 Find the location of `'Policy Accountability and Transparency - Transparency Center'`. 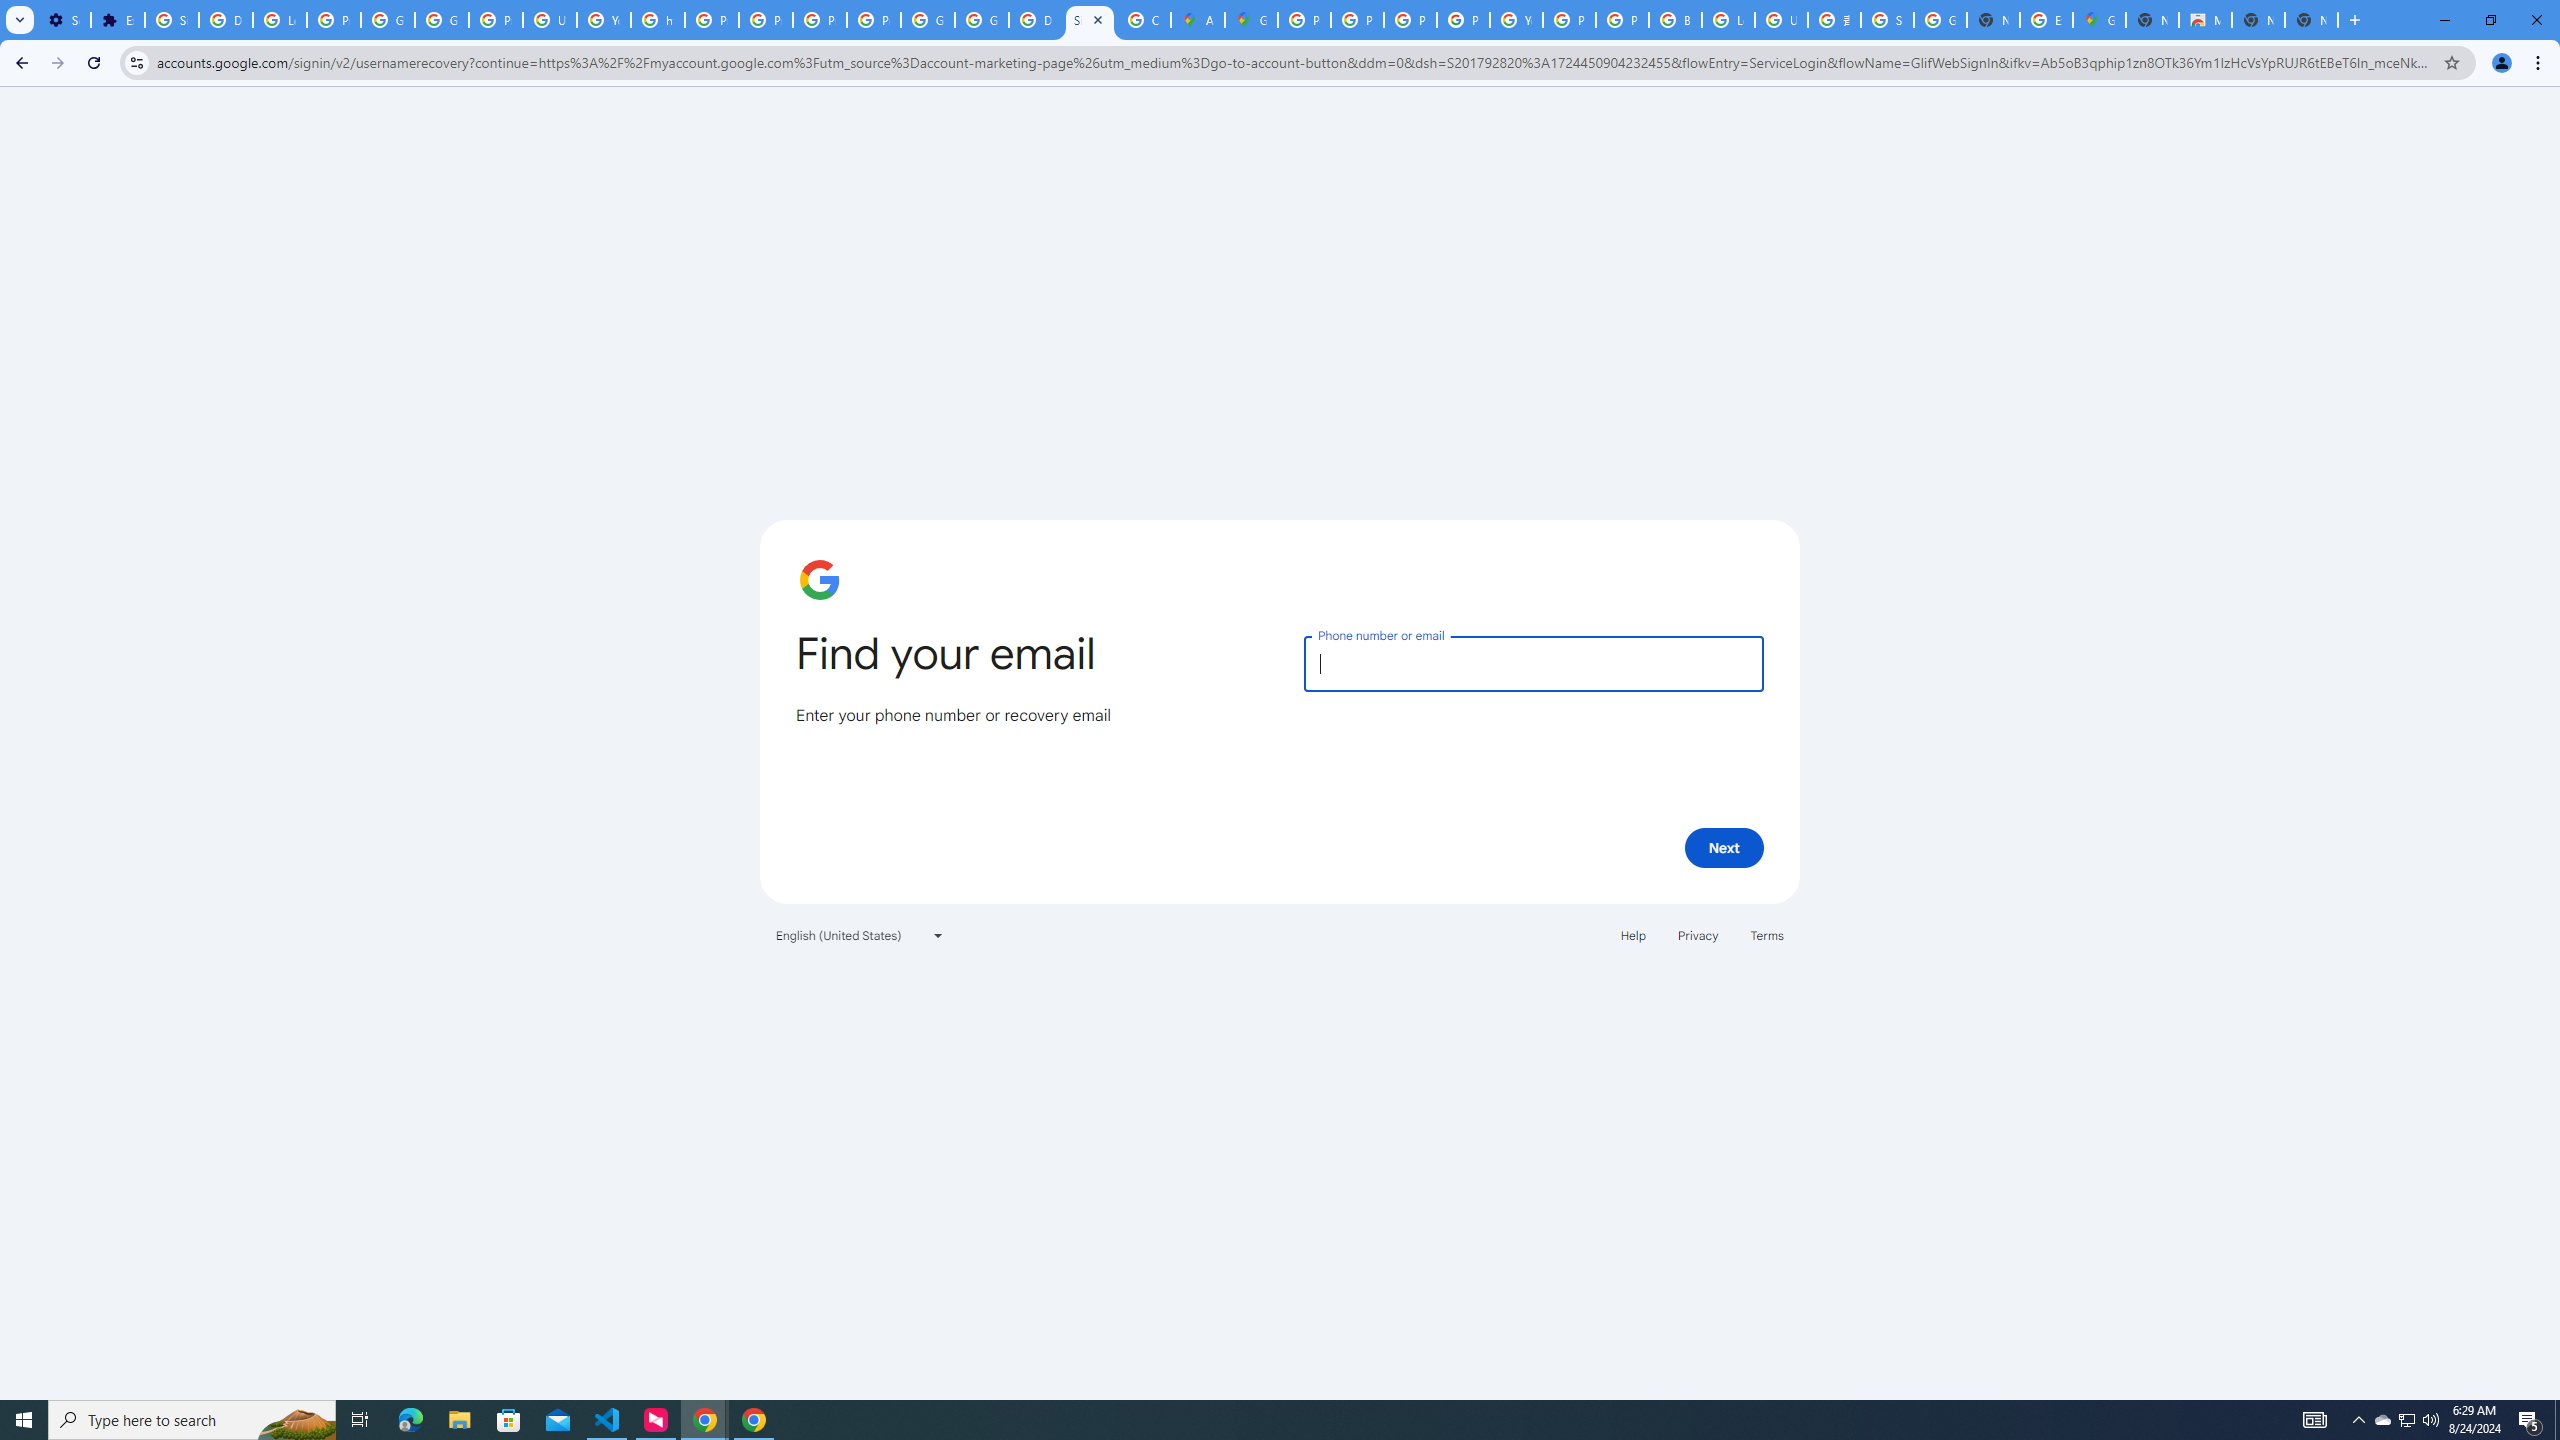

'Policy Accountability and Transparency - Transparency Center' is located at coordinates (1304, 19).